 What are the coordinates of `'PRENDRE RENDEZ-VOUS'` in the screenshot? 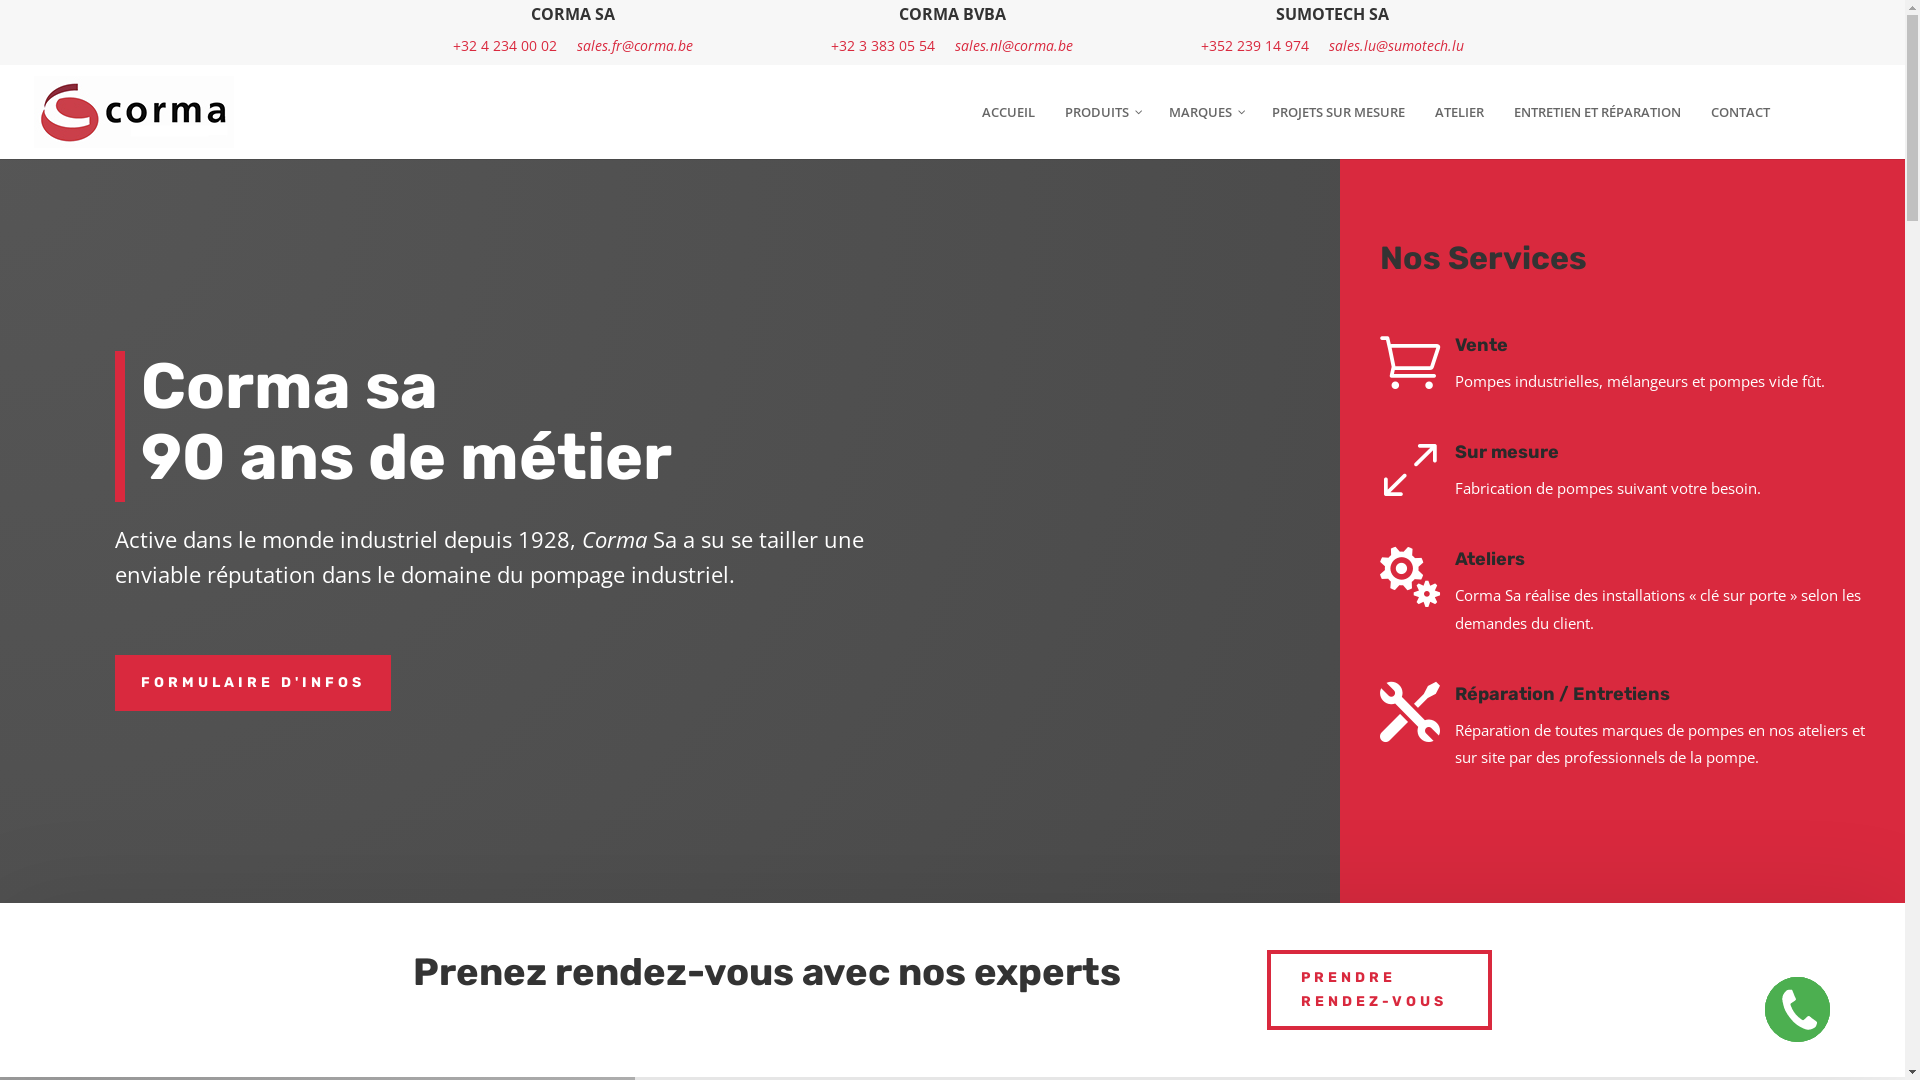 It's located at (1378, 990).